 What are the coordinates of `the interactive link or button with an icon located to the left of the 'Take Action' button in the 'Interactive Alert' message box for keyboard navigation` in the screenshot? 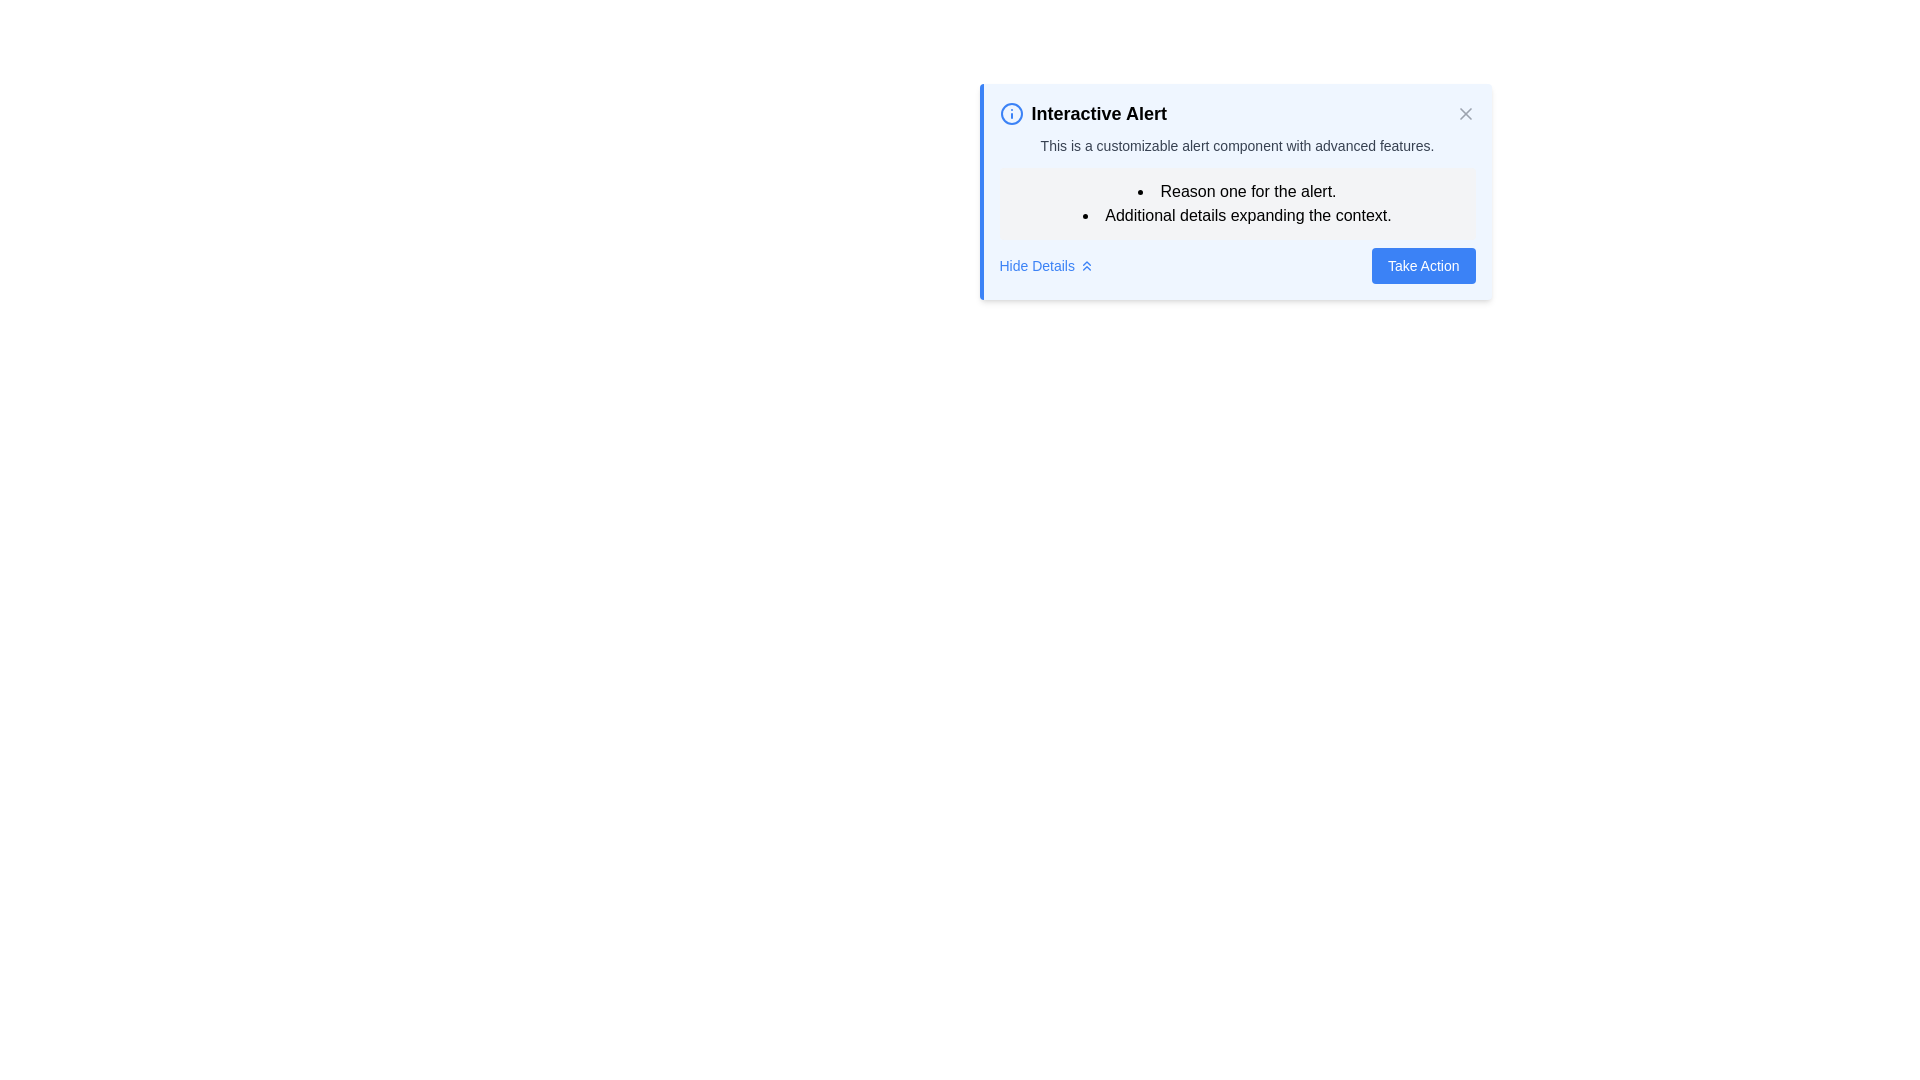 It's located at (1046, 265).